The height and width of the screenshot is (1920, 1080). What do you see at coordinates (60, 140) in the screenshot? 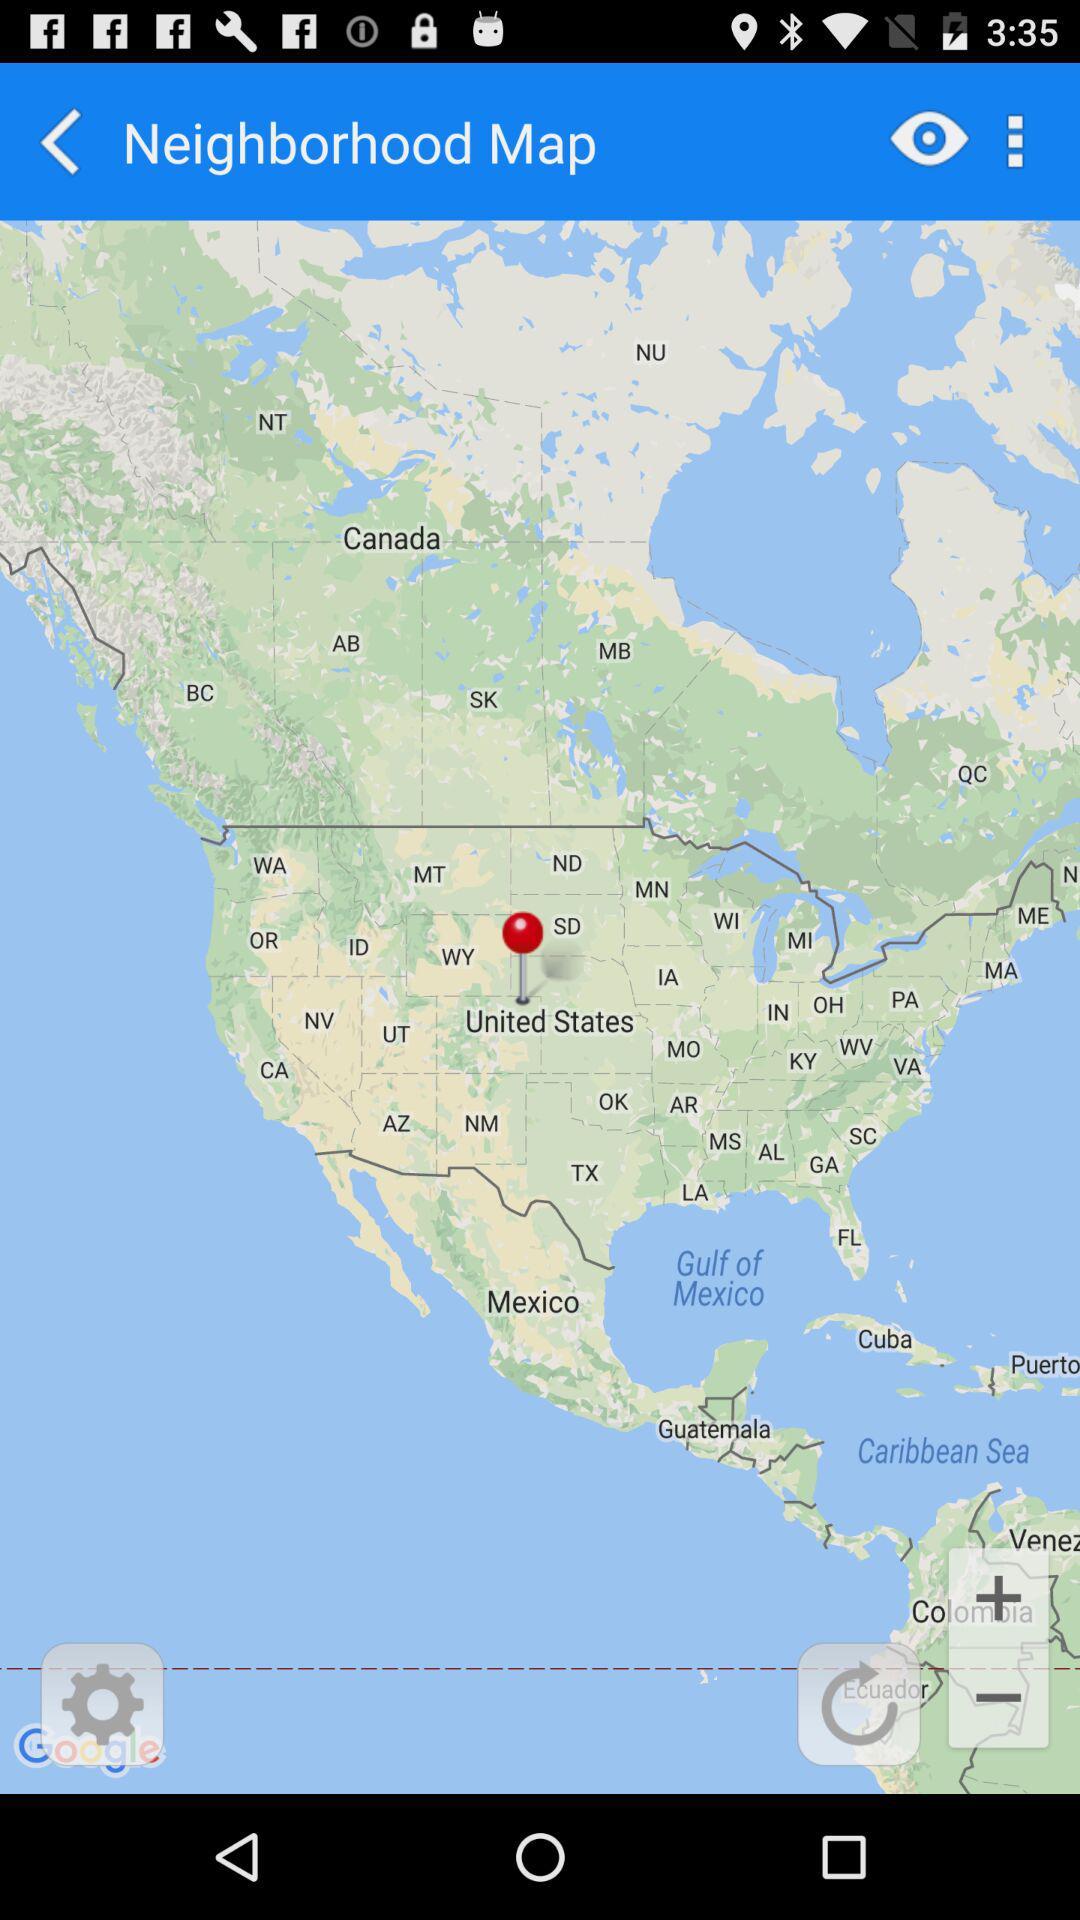
I see `app to the left of the neighborhood map icon` at bounding box center [60, 140].